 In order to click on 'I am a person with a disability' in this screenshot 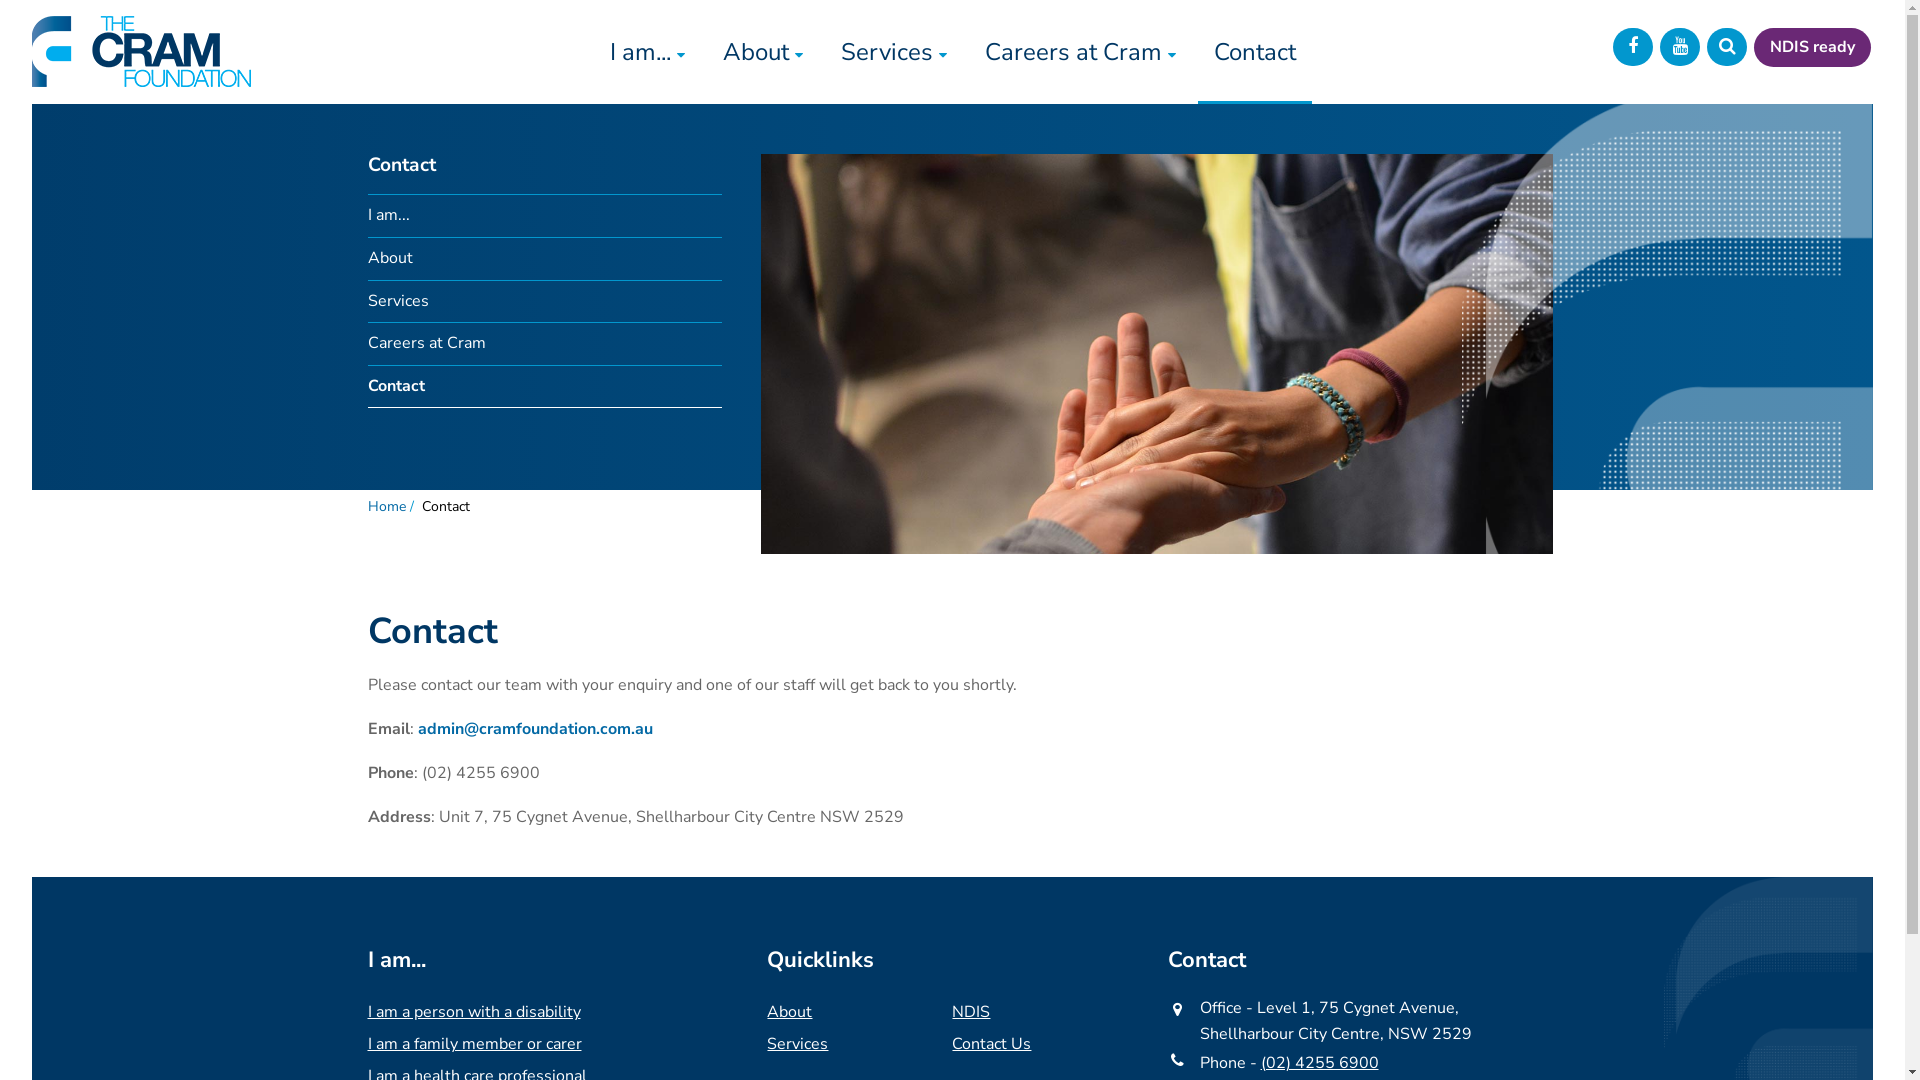, I will do `click(368, 1011)`.